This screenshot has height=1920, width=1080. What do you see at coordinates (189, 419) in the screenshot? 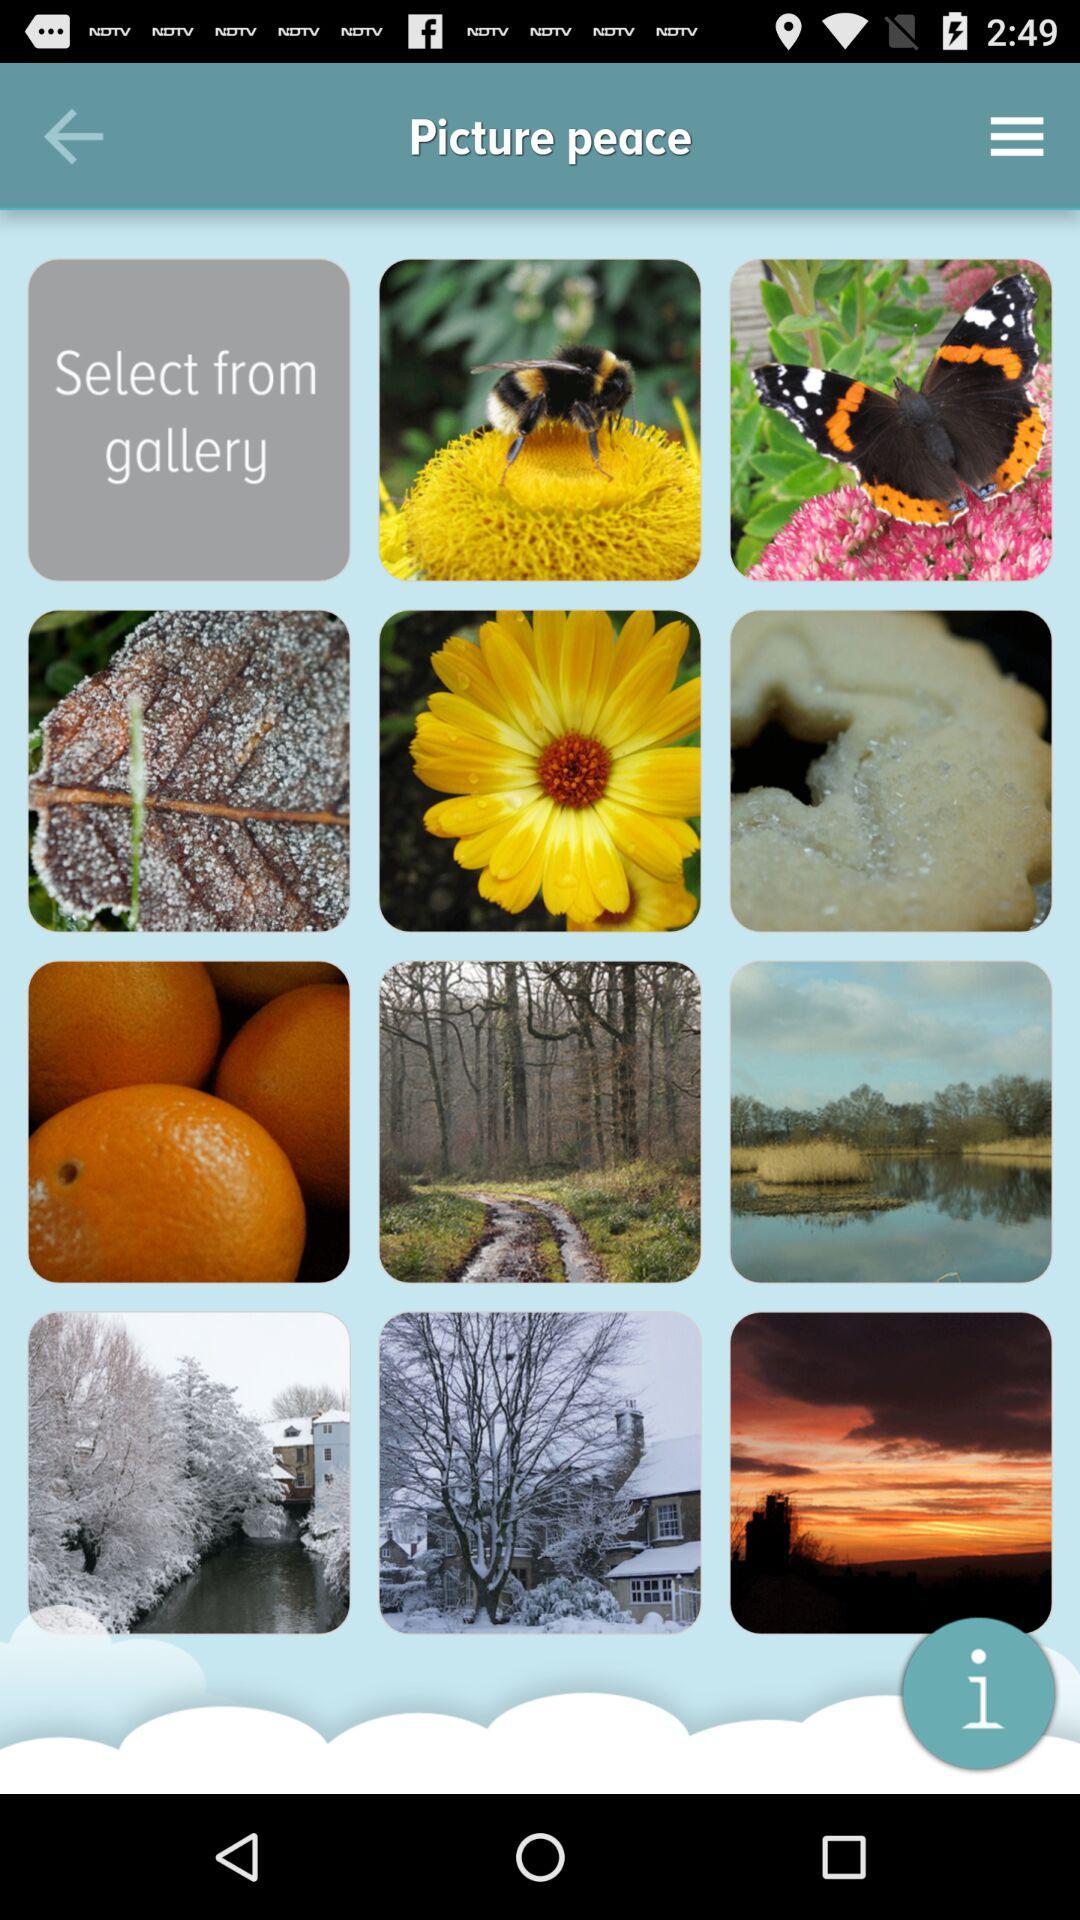
I see `a picture` at bounding box center [189, 419].